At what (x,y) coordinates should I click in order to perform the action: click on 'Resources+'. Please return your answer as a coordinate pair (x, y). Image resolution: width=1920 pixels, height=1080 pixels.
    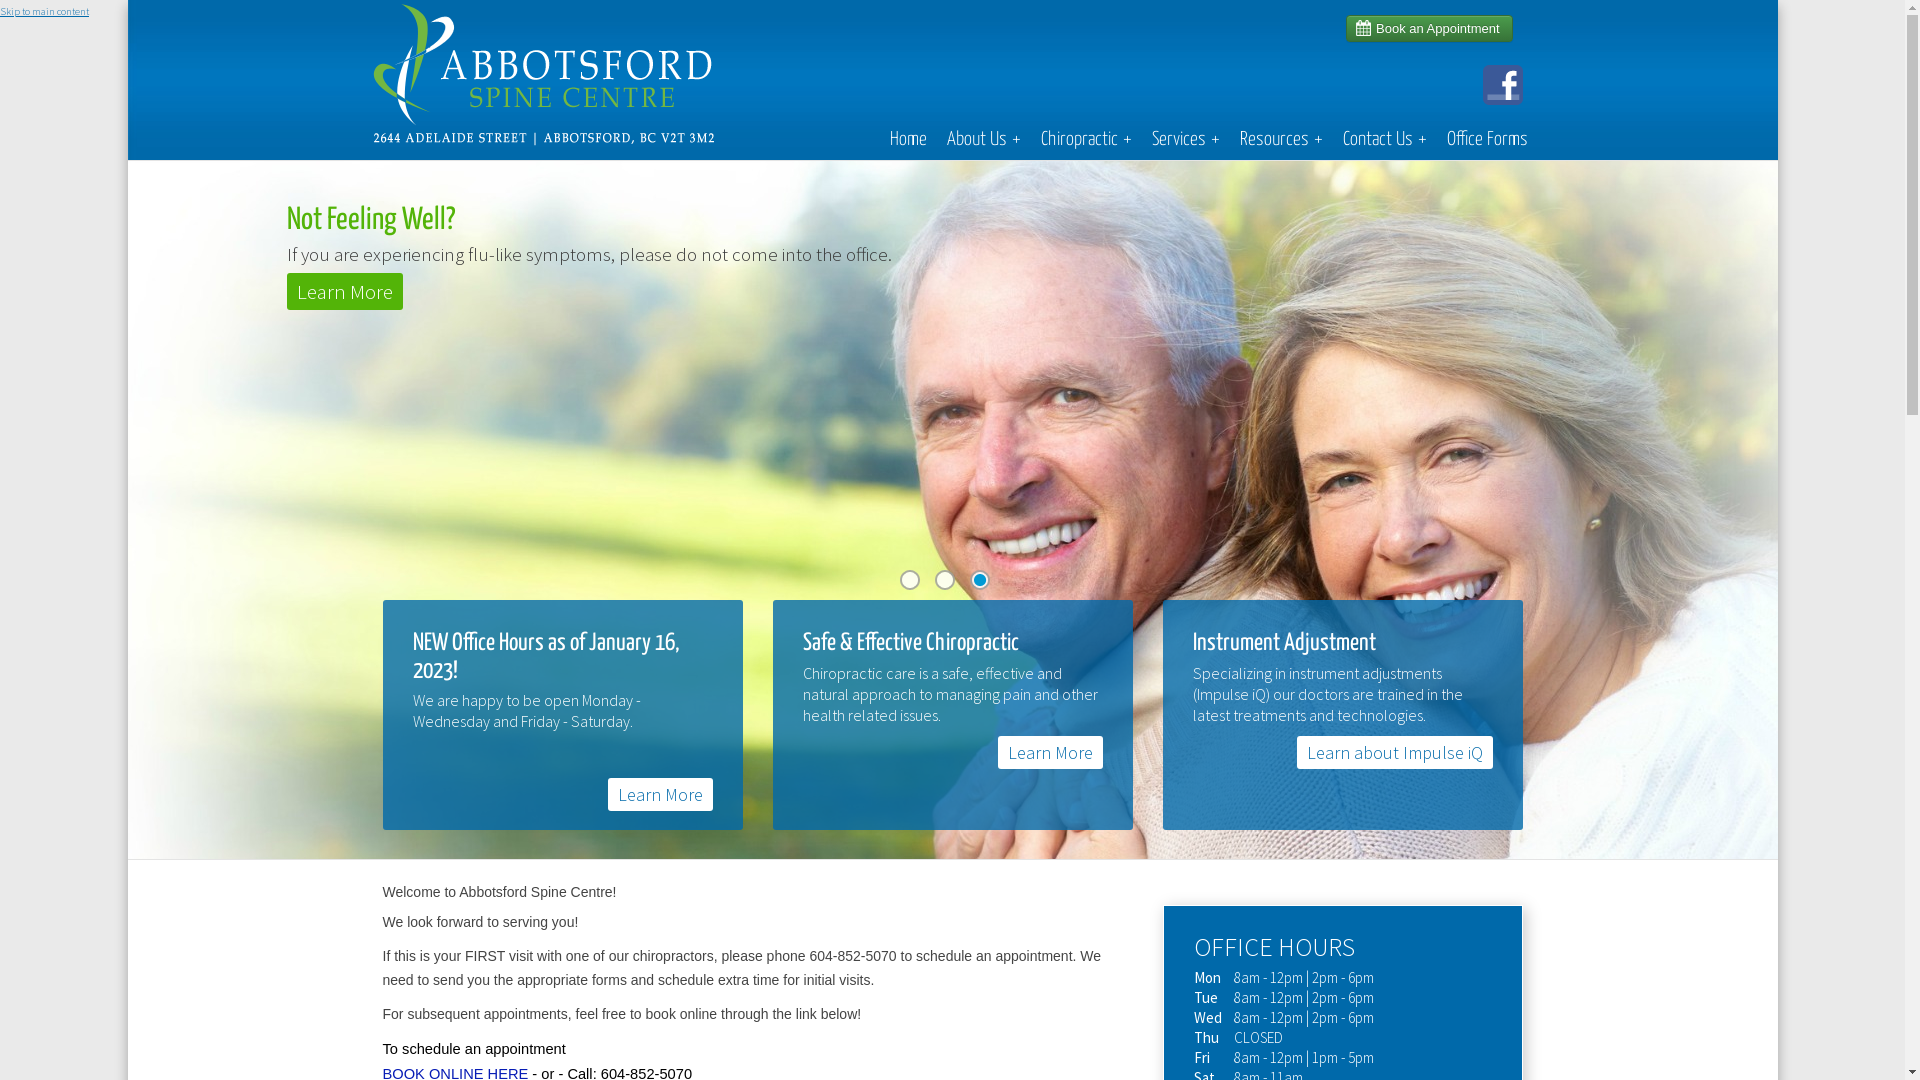
    Looking at the image, I should click on (1281, 138).